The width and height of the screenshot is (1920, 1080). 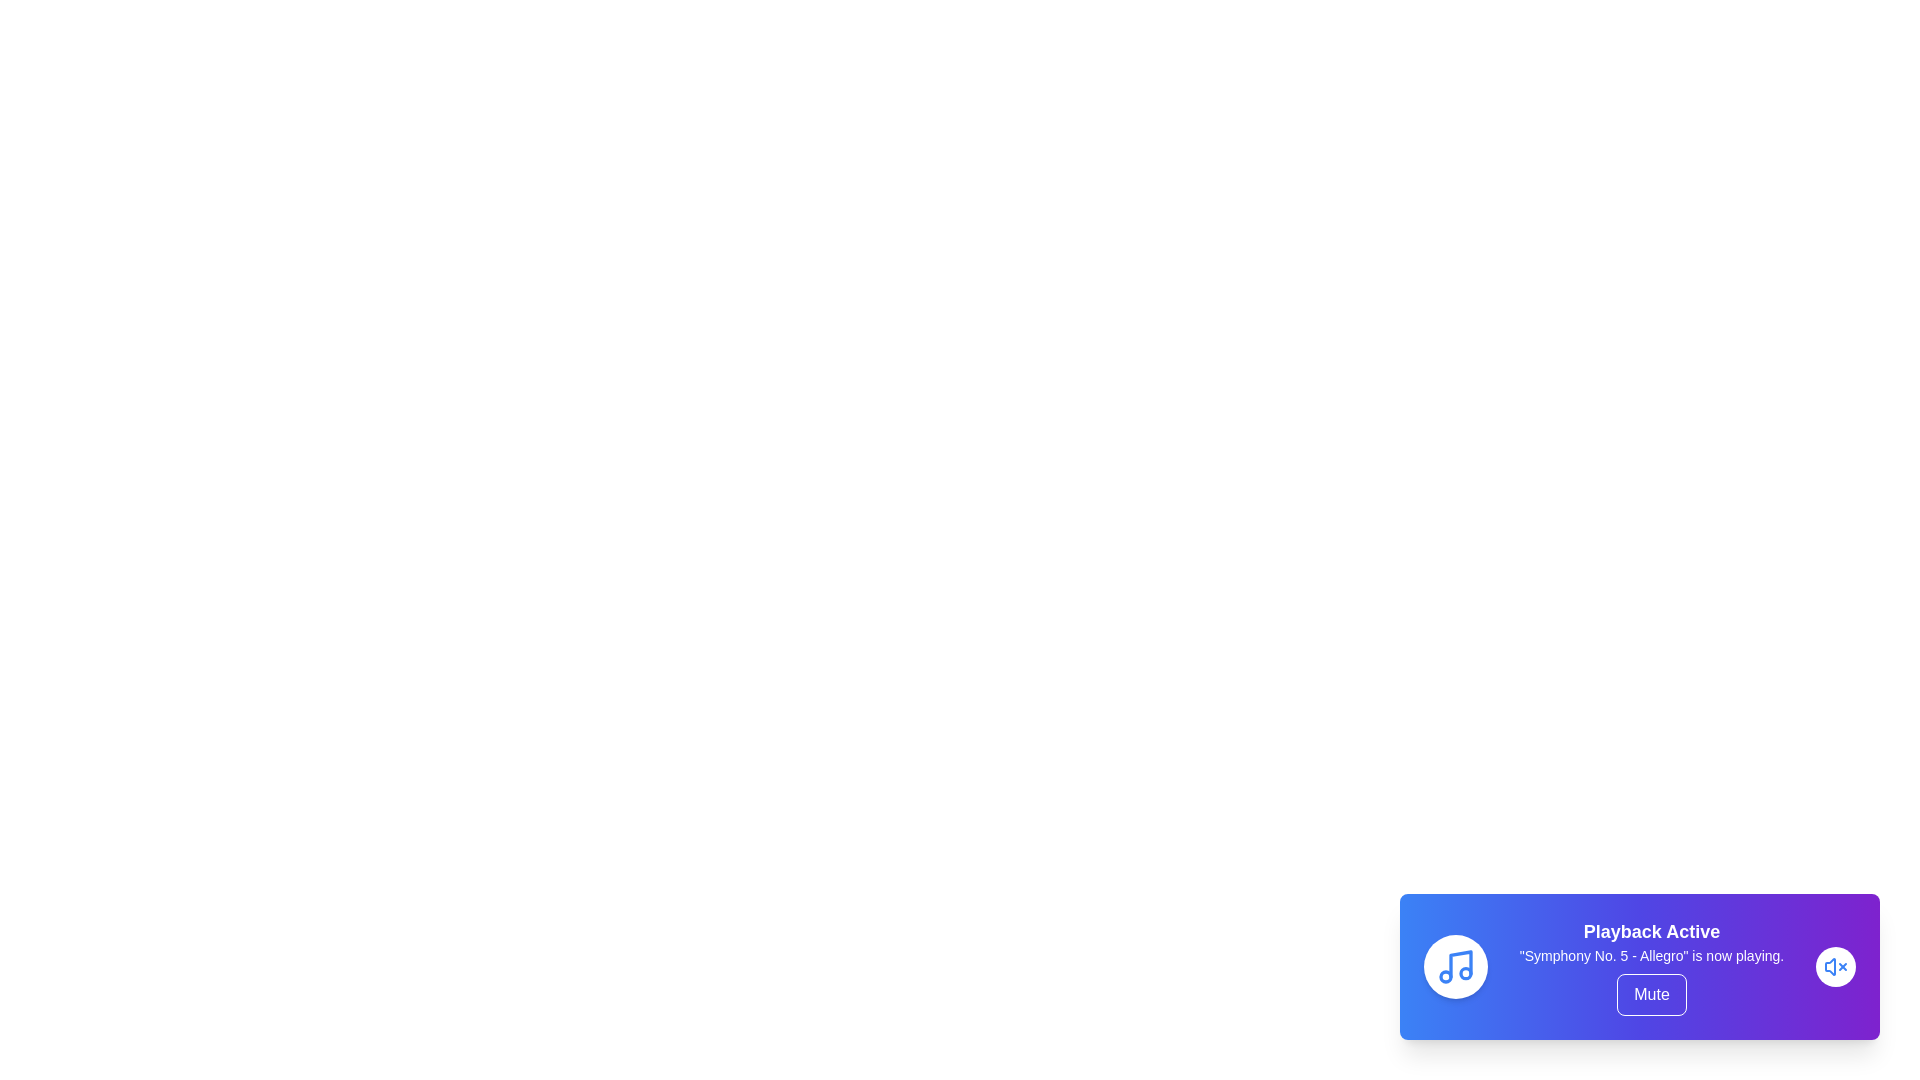 What do you see at coordinates (1836, 966) in the screenshot?
I see `the dismiss button located at the bottom-right corner of the snackbar` at bounding box center [1836, 966].